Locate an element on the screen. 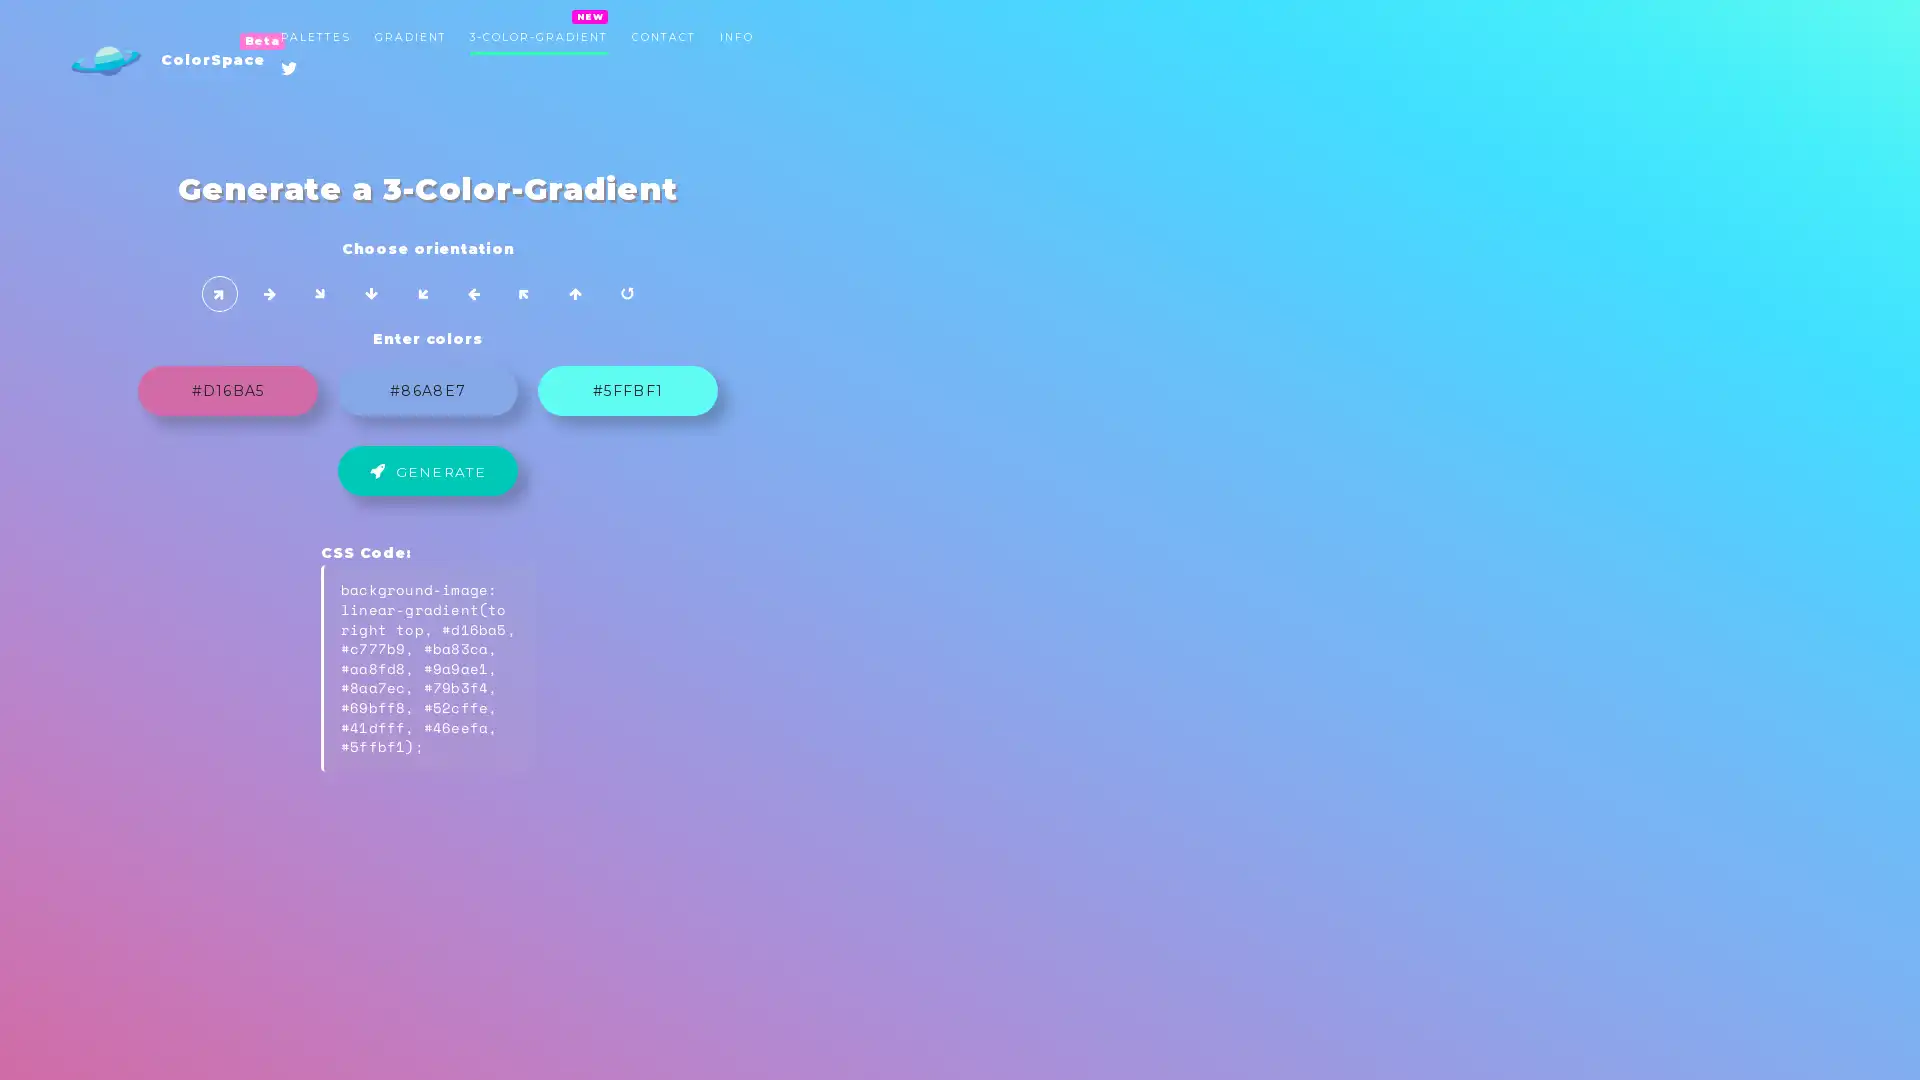  GENERATE is located at coordinates (960, 479).